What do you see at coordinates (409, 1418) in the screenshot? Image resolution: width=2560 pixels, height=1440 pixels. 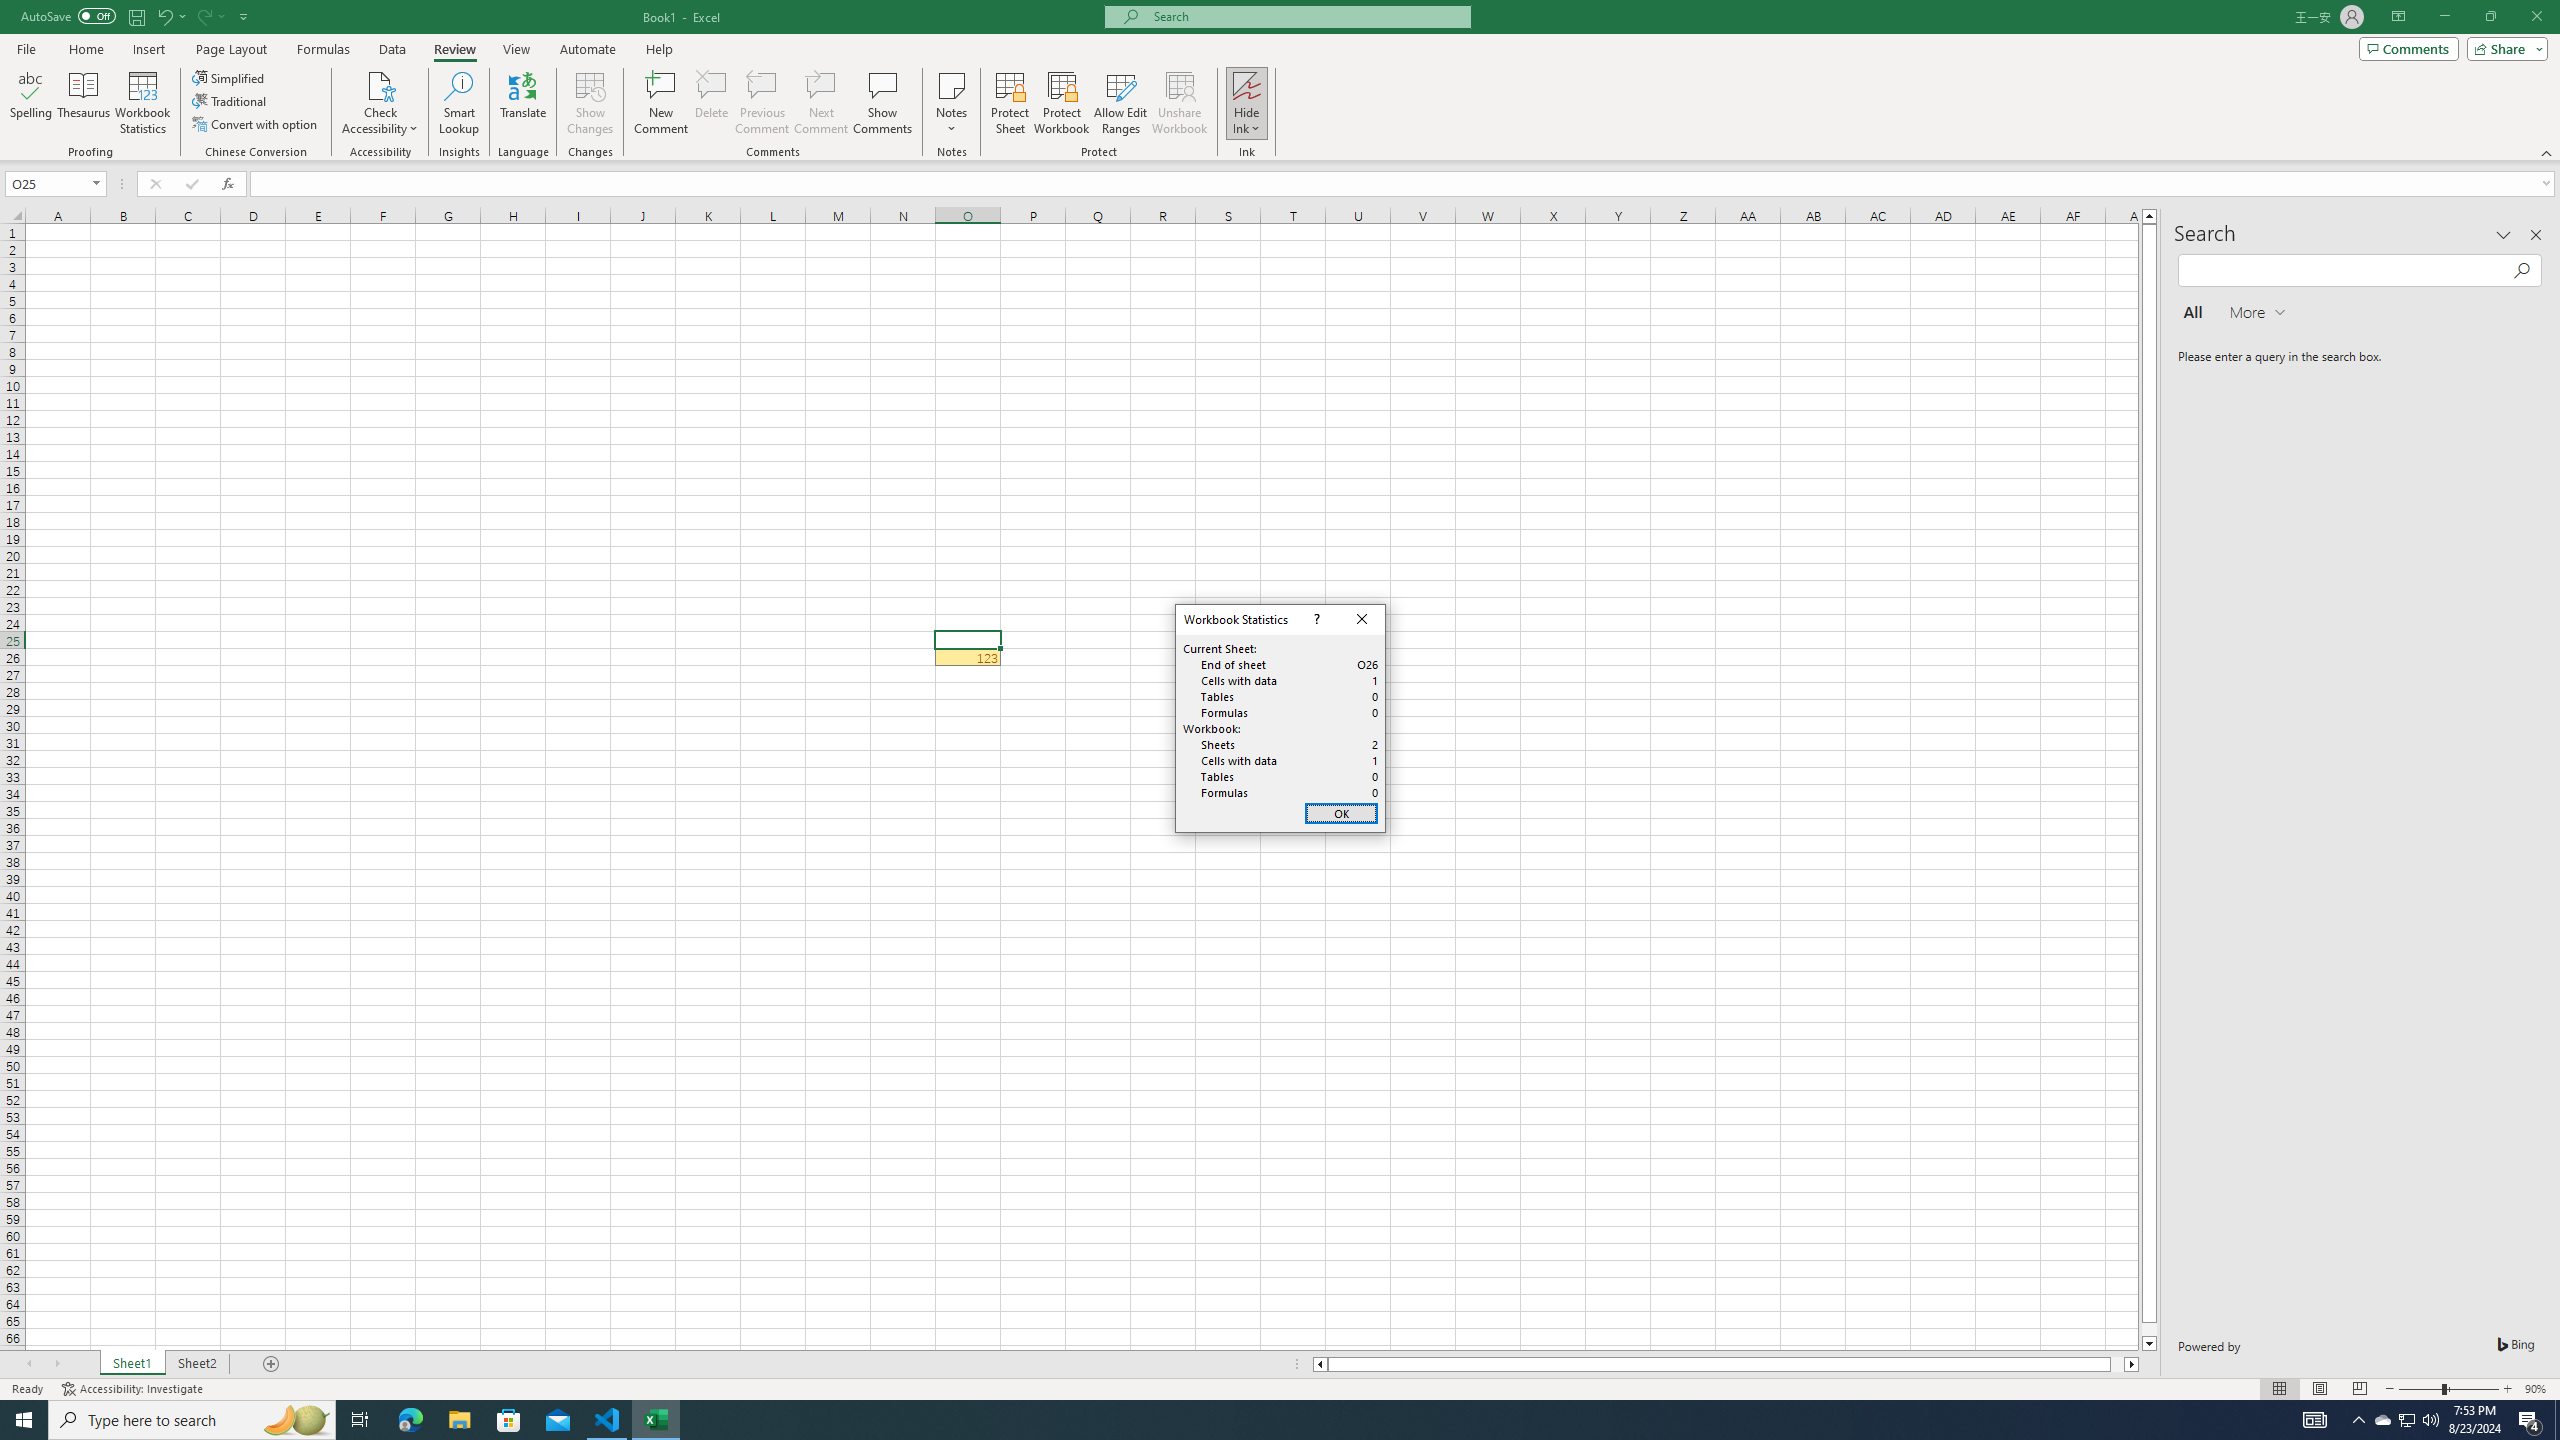 I see `'Microsoft Edge'` at bounding box center [409, 1418].